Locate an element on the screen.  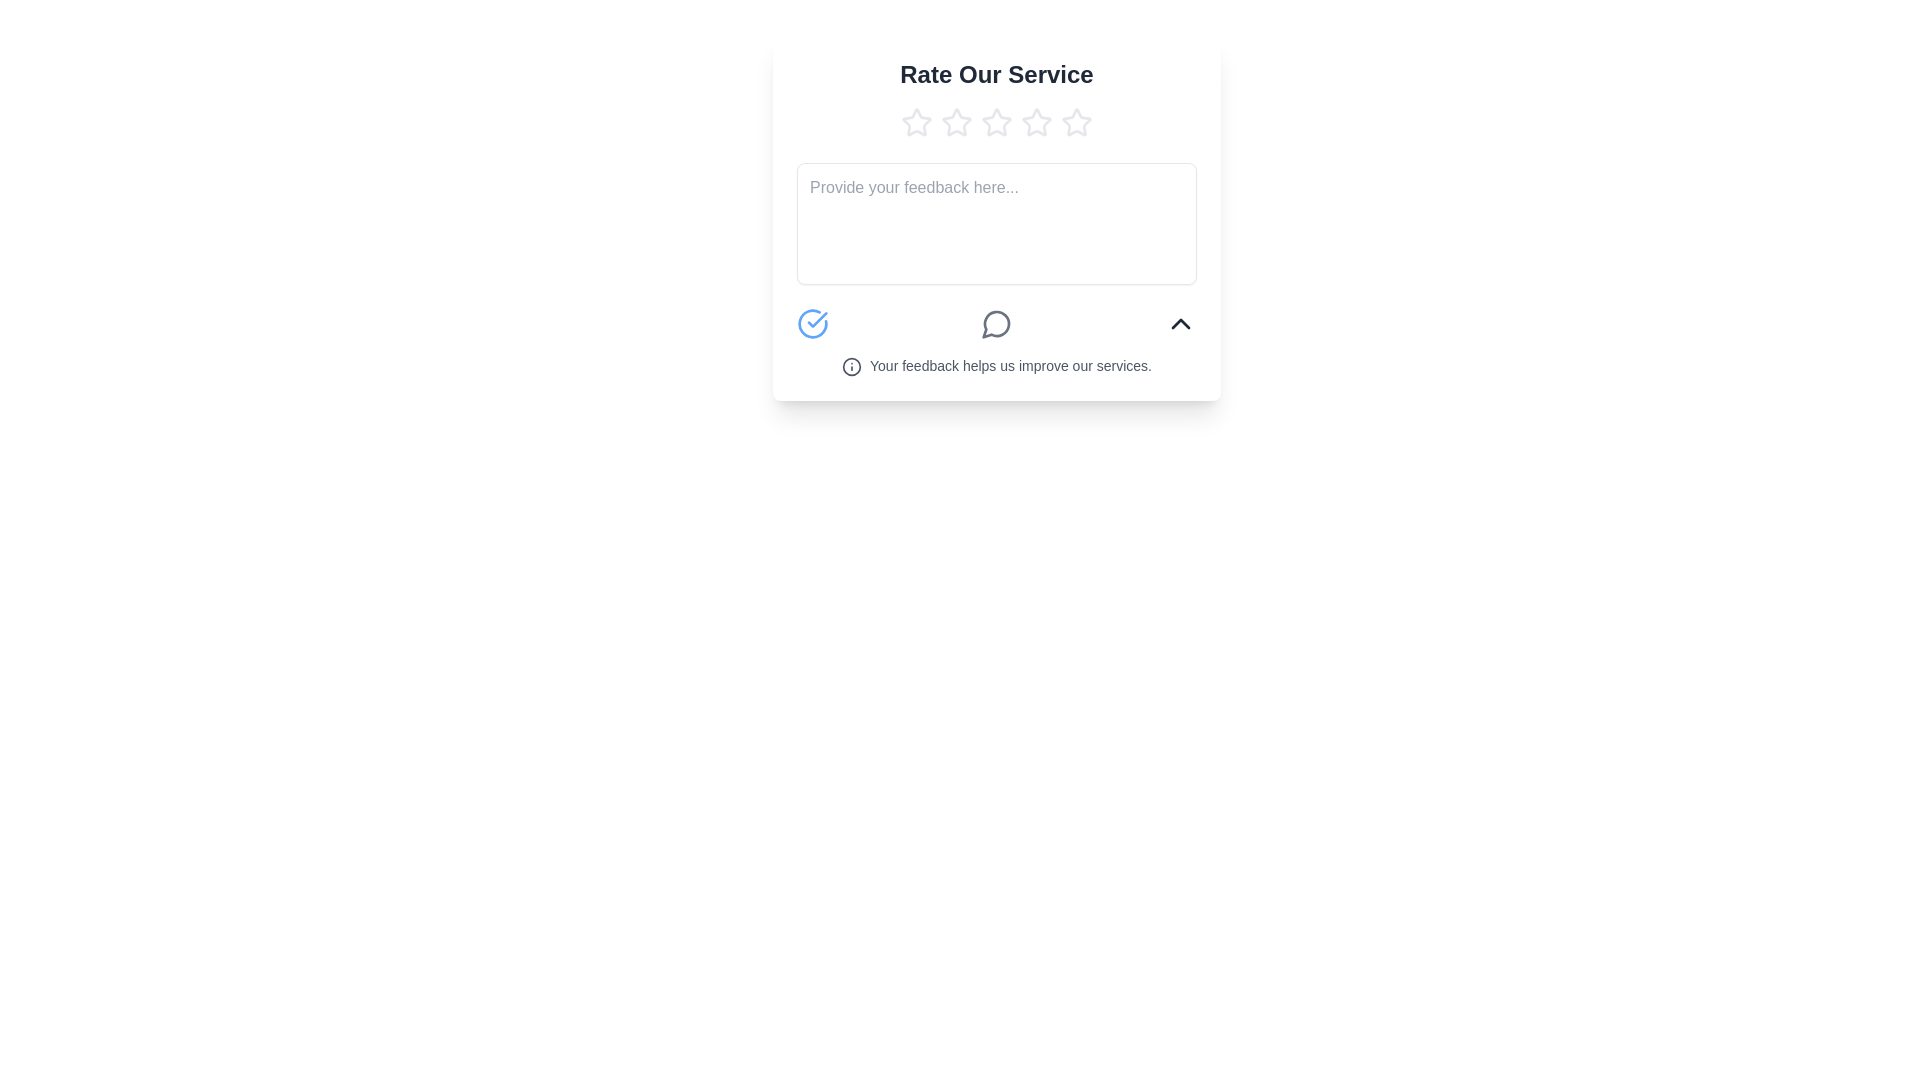
the Circle (SVG component) that is part of the feedback icon, located below the feedback input section on the left side of the descriptive text is located at coordinates (852, 367).